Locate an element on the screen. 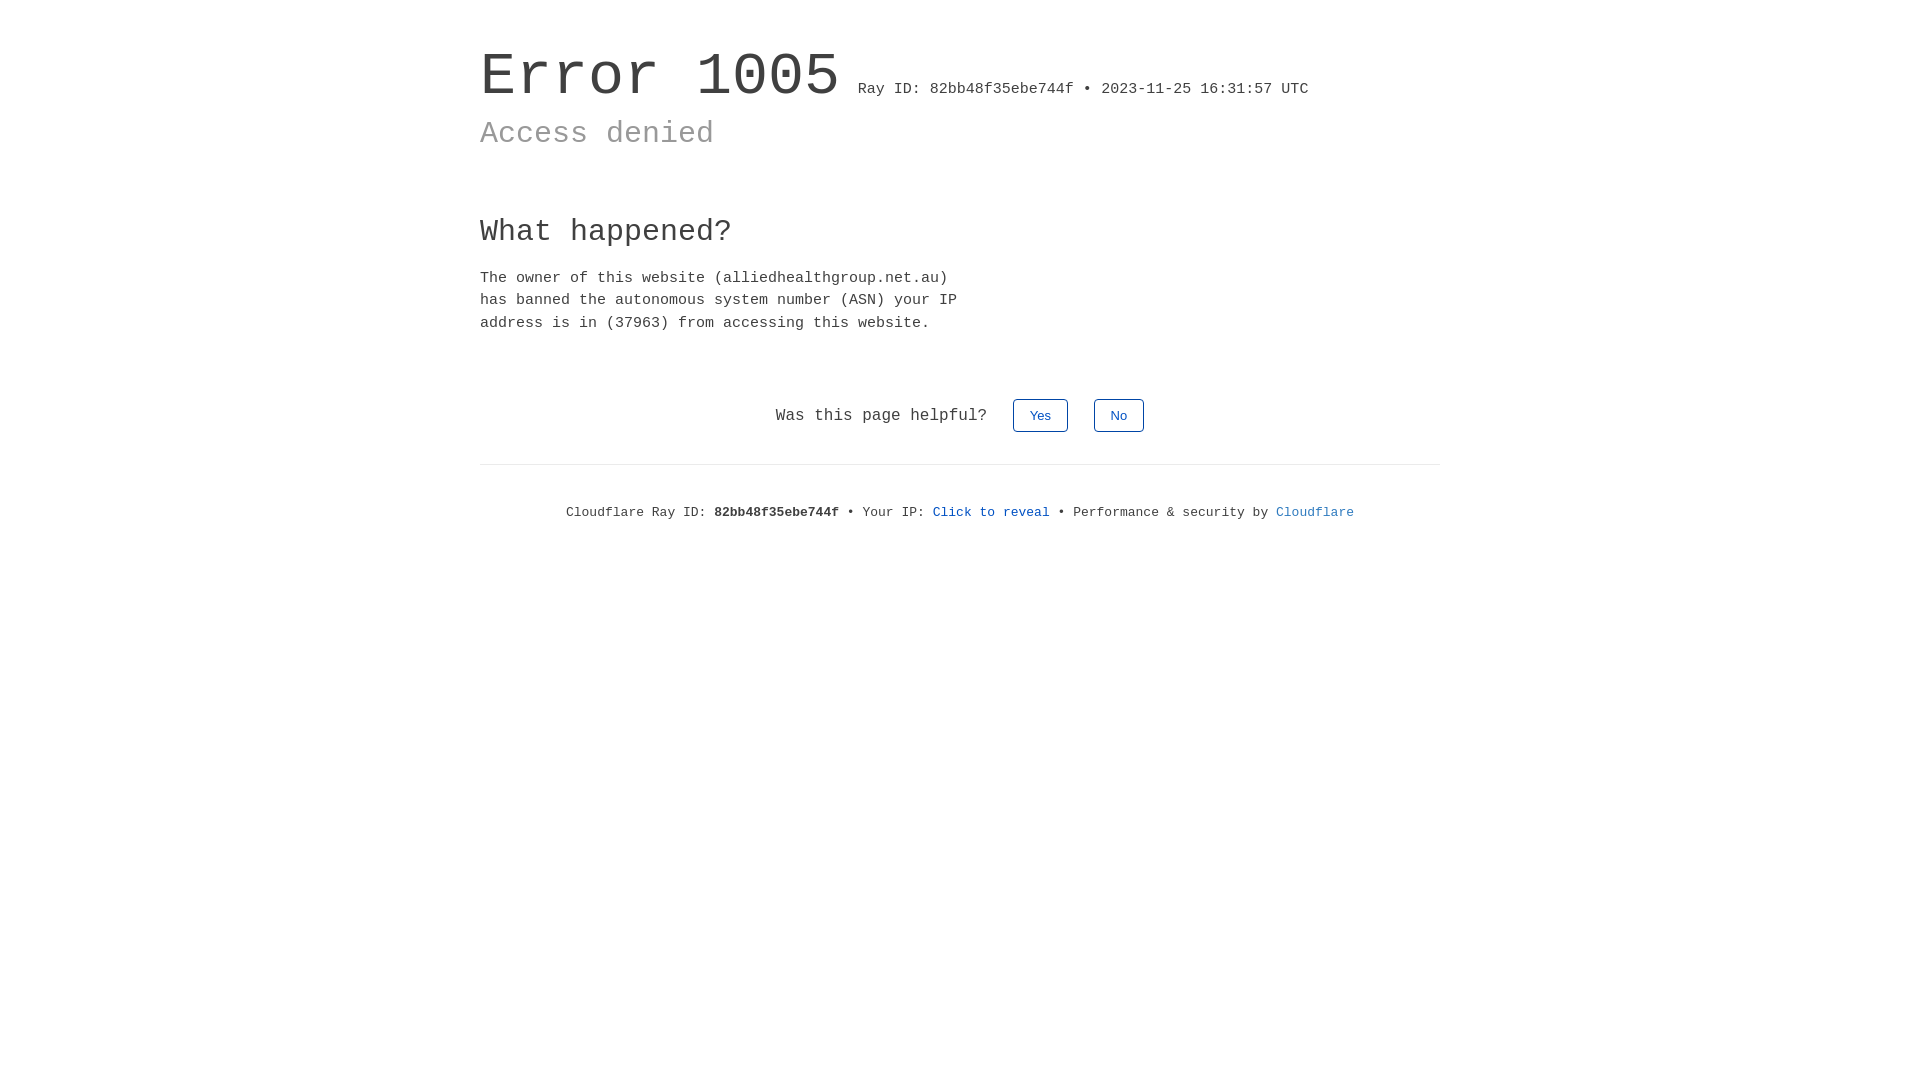 The image size is (1920, 1080). 'Yes' is located at coordinates (1040, 414).